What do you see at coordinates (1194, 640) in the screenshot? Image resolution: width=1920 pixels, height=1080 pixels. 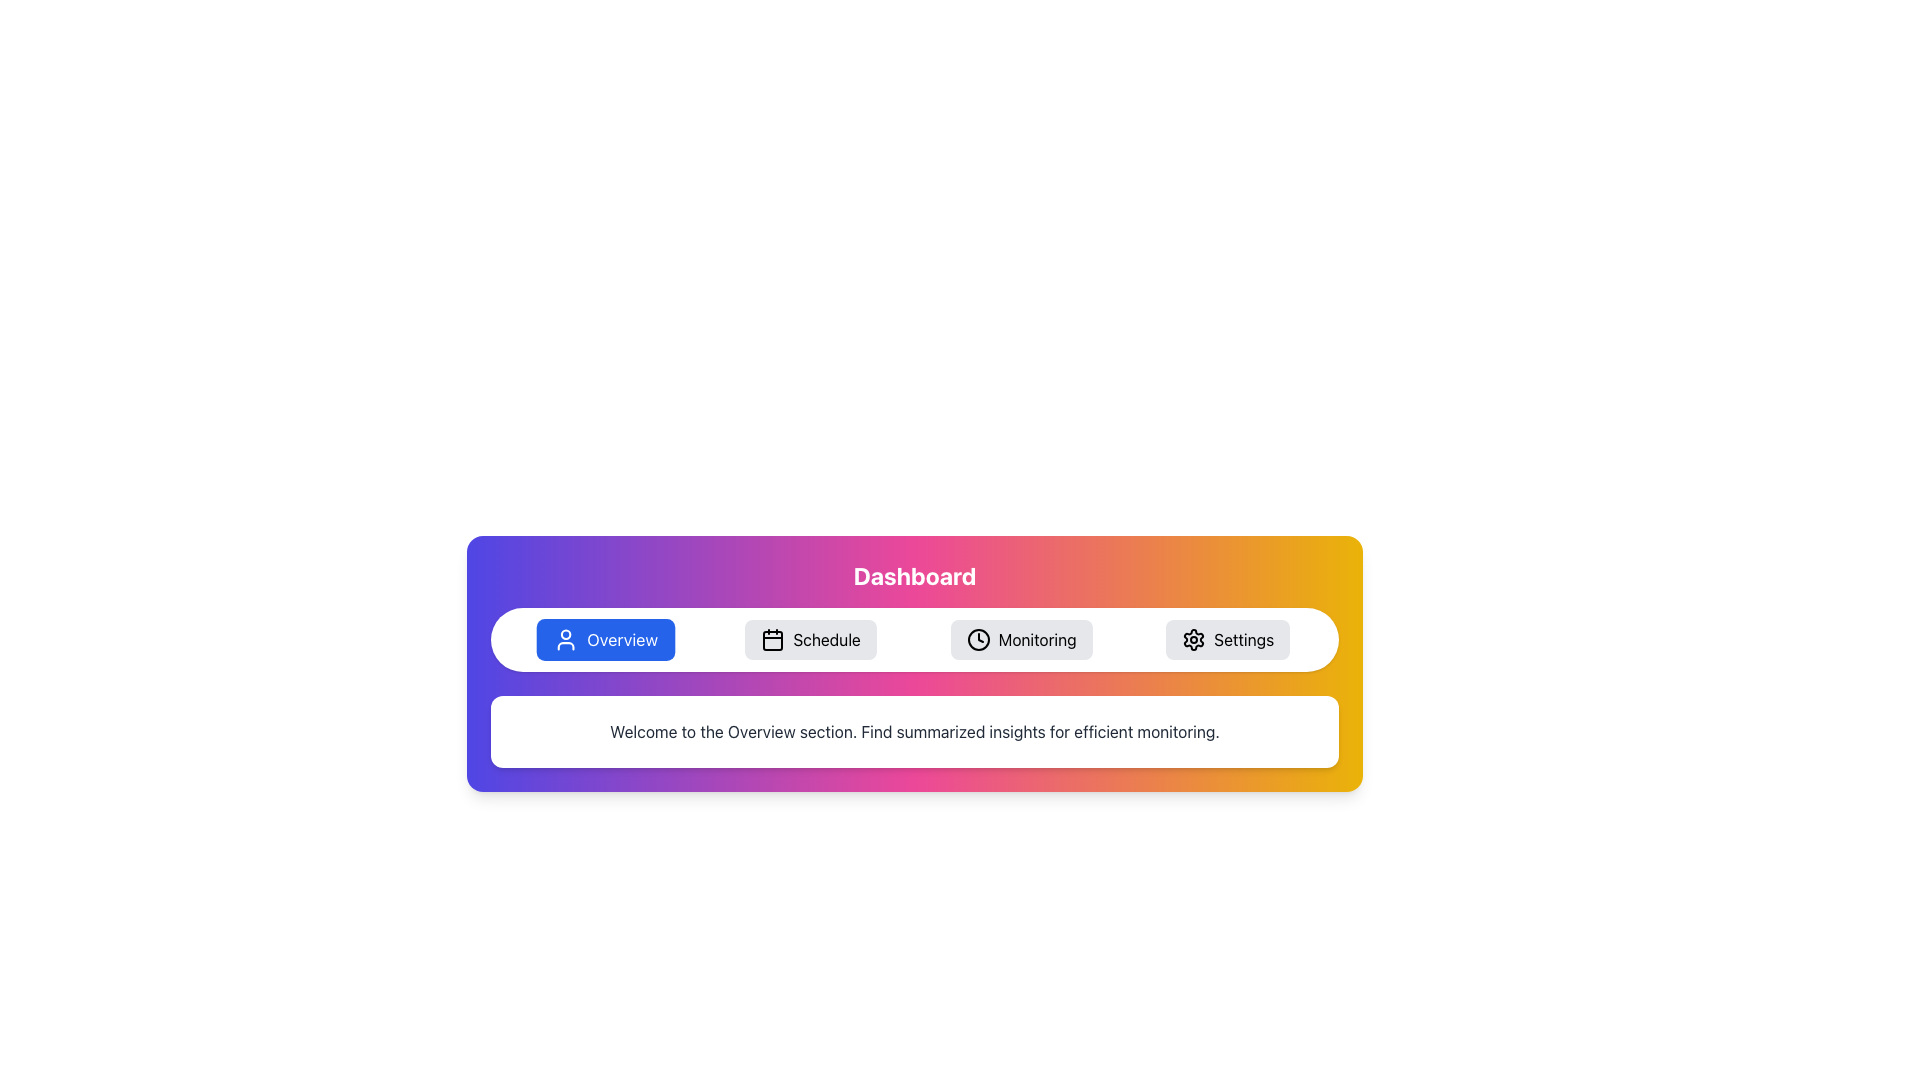 I see `the settings icon located on the far-right of the top navigation bar` at bounding box center [1194, 640].